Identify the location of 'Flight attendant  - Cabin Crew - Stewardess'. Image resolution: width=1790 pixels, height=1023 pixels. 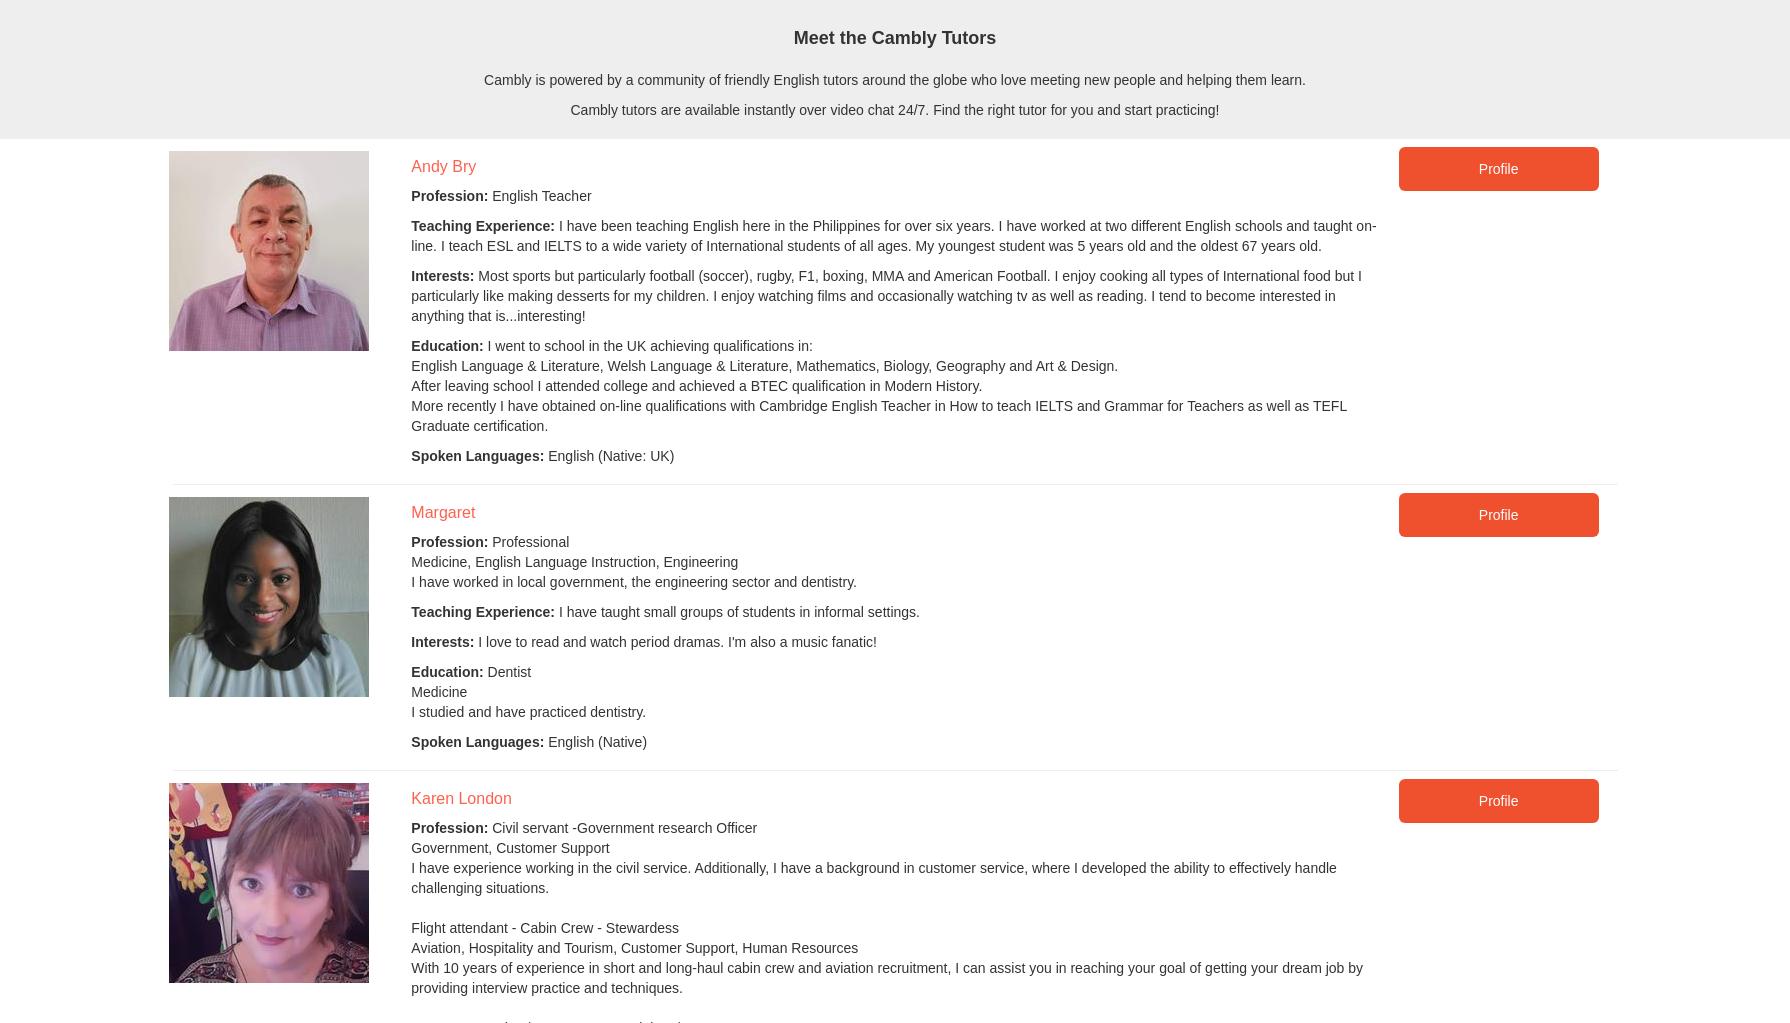
(544, 926).